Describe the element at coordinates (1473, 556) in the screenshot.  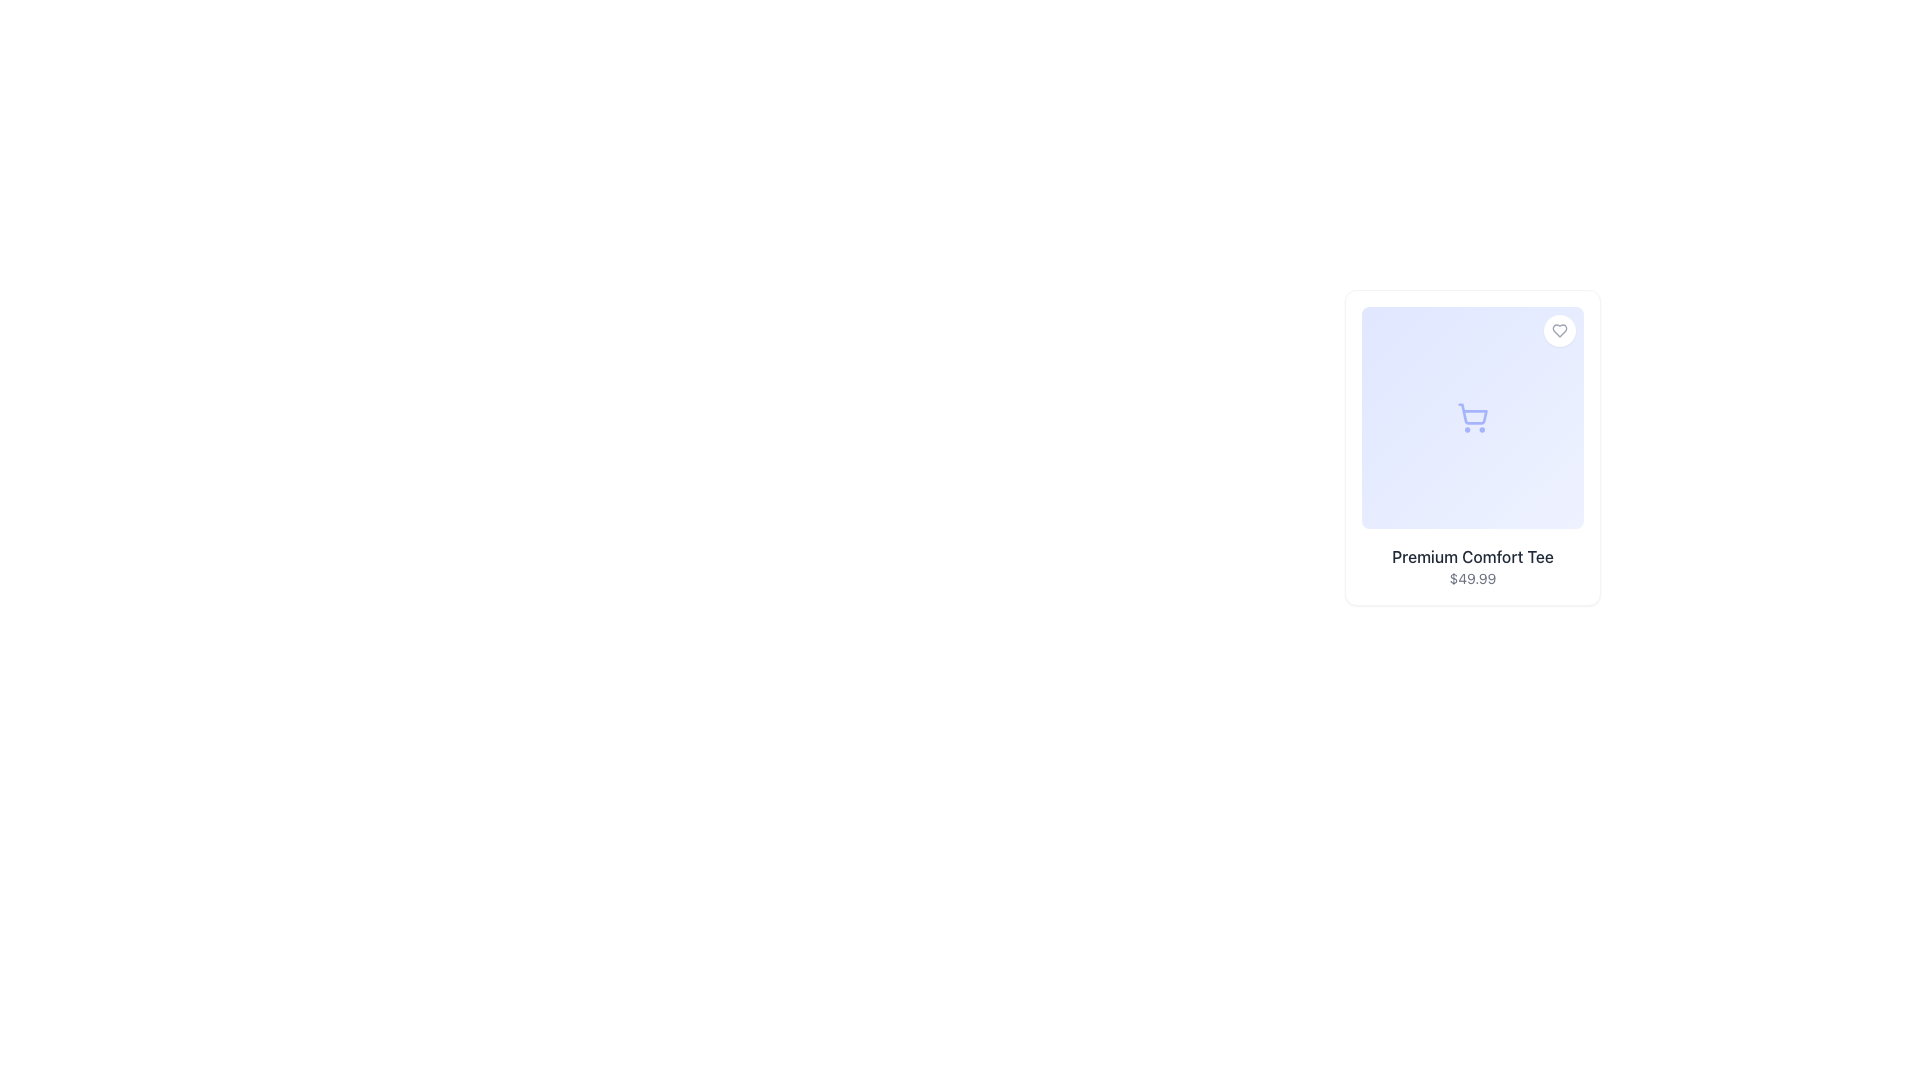
I see `the text label presenting the product name, which is located centrally within the card component, to facilitate interaction with adjacent elements` at that location.